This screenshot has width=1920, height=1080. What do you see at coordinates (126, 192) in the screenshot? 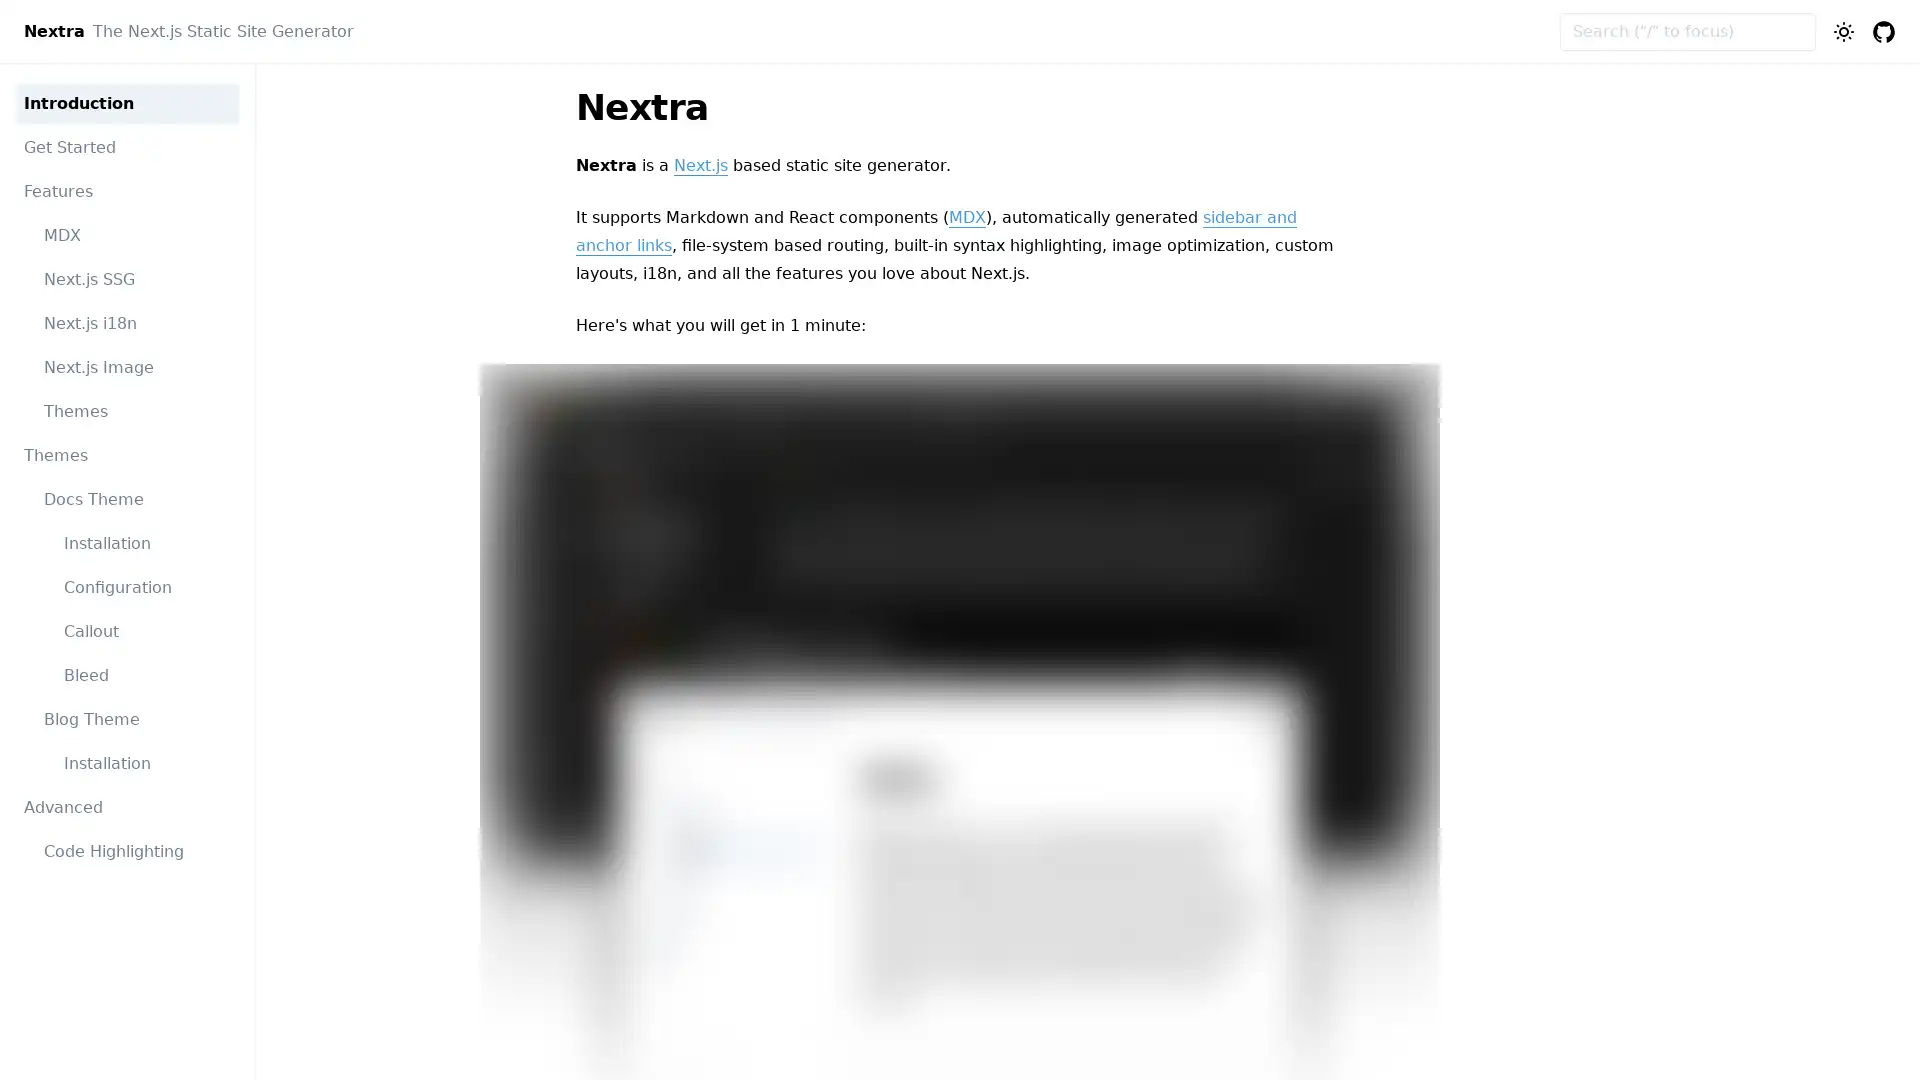
I see `Features` at bounding box center [126, 192].